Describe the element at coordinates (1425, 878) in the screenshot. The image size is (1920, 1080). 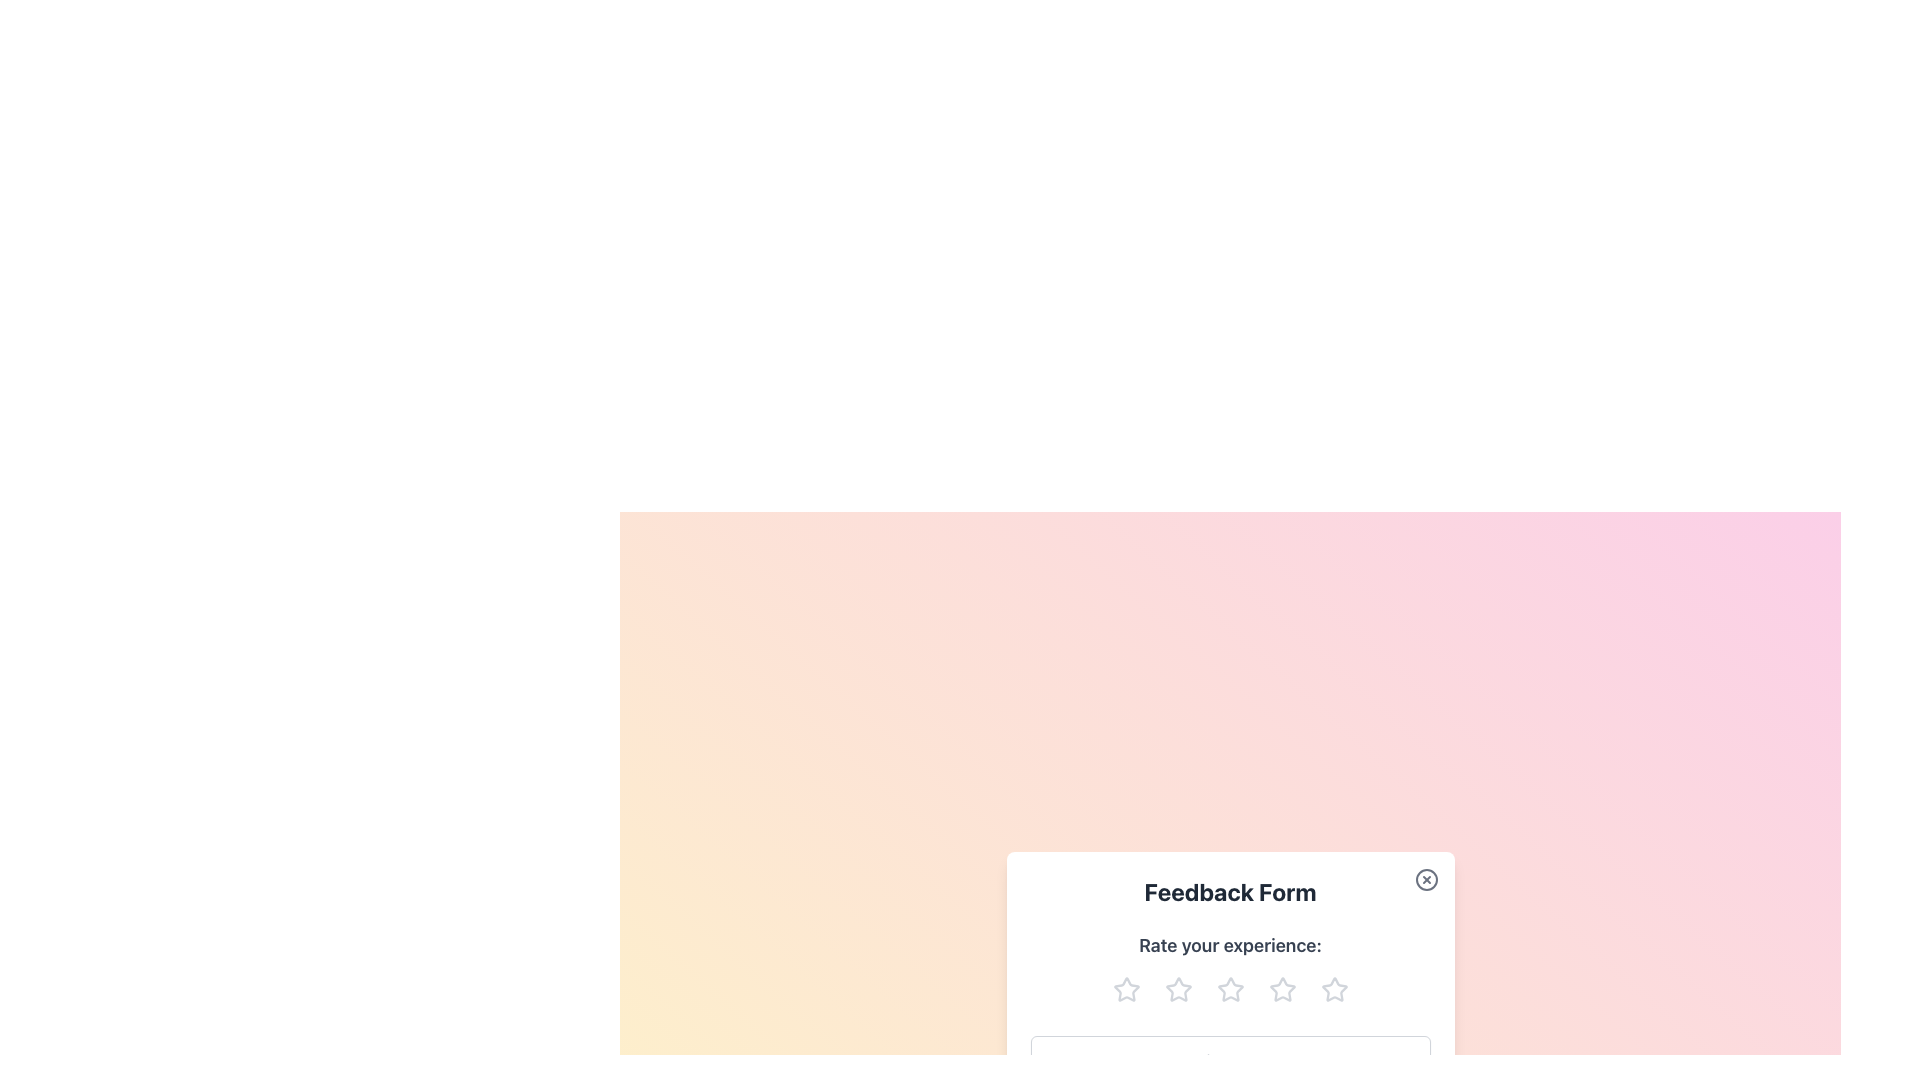
I see `the close button located at the top-right corner of the 'Feedback Form'` at that location.